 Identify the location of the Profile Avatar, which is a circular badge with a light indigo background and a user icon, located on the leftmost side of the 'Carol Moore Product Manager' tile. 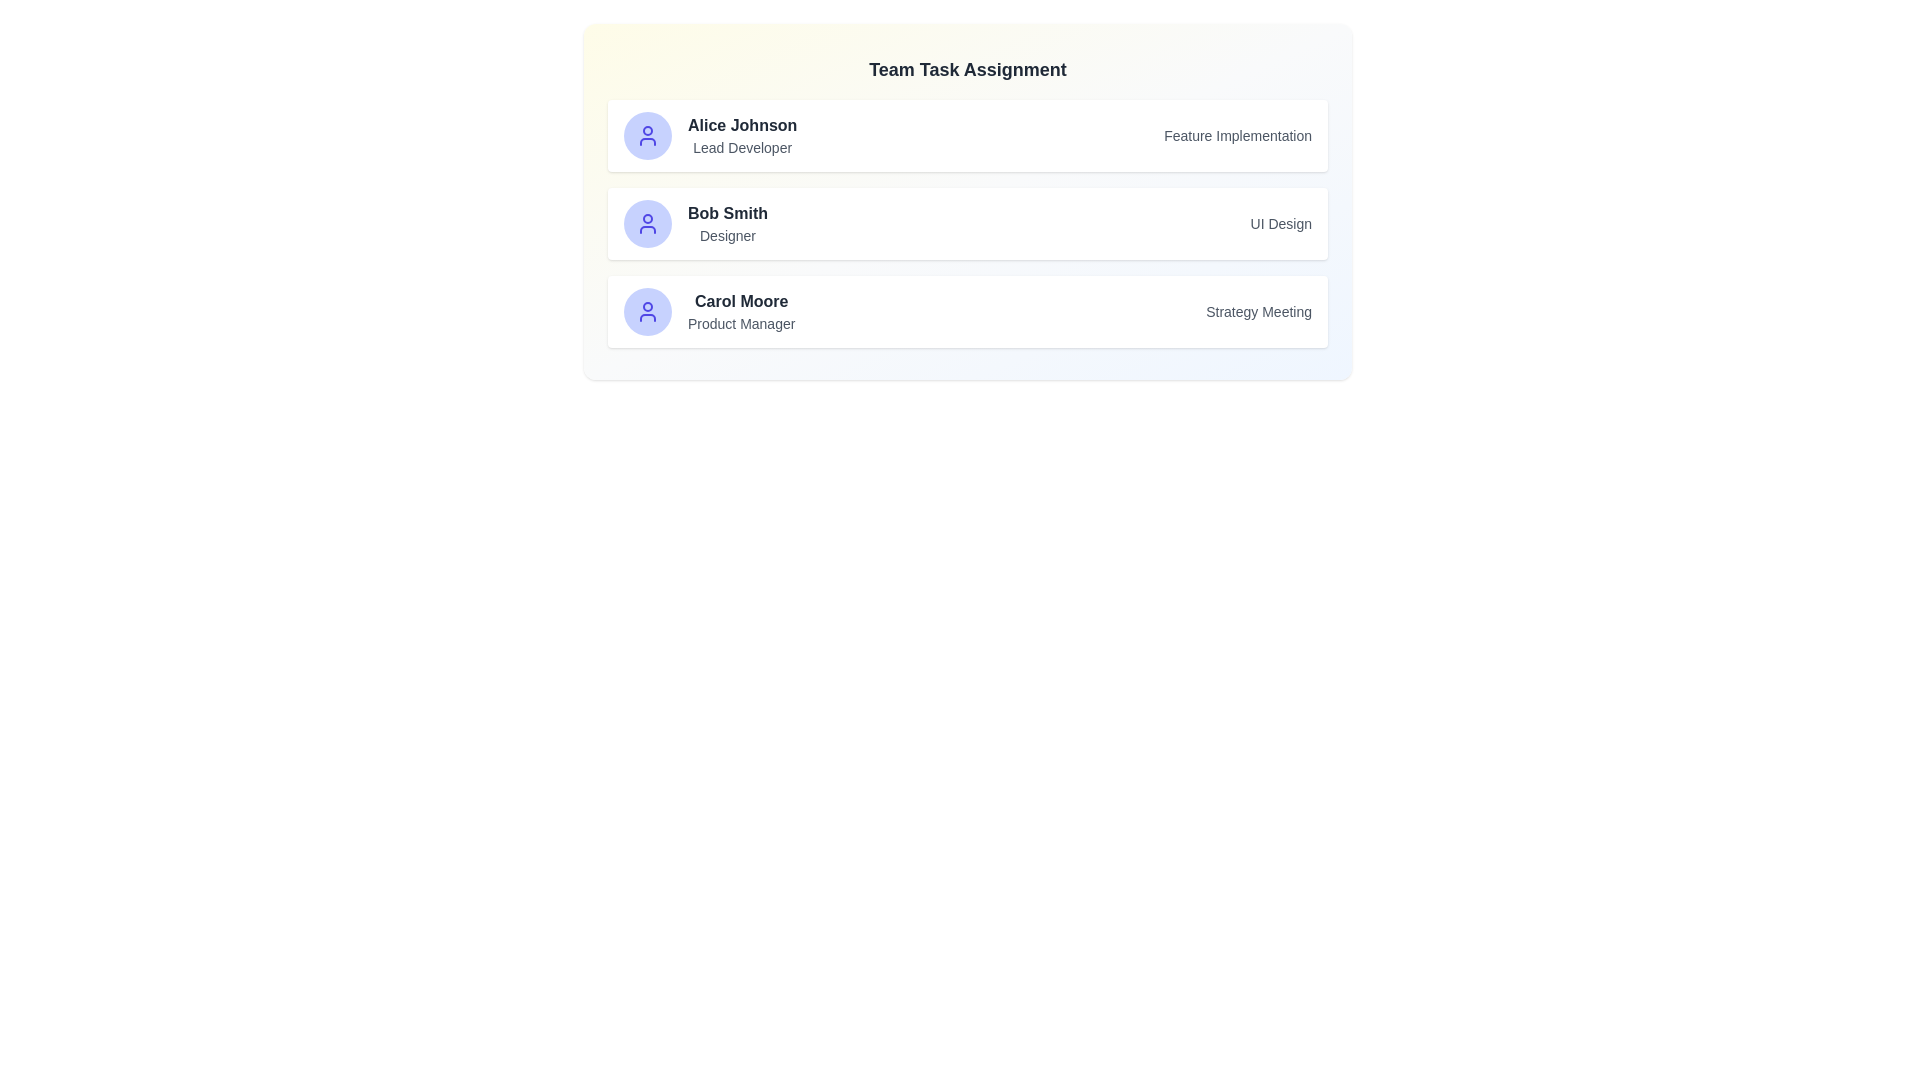
(648, 312).